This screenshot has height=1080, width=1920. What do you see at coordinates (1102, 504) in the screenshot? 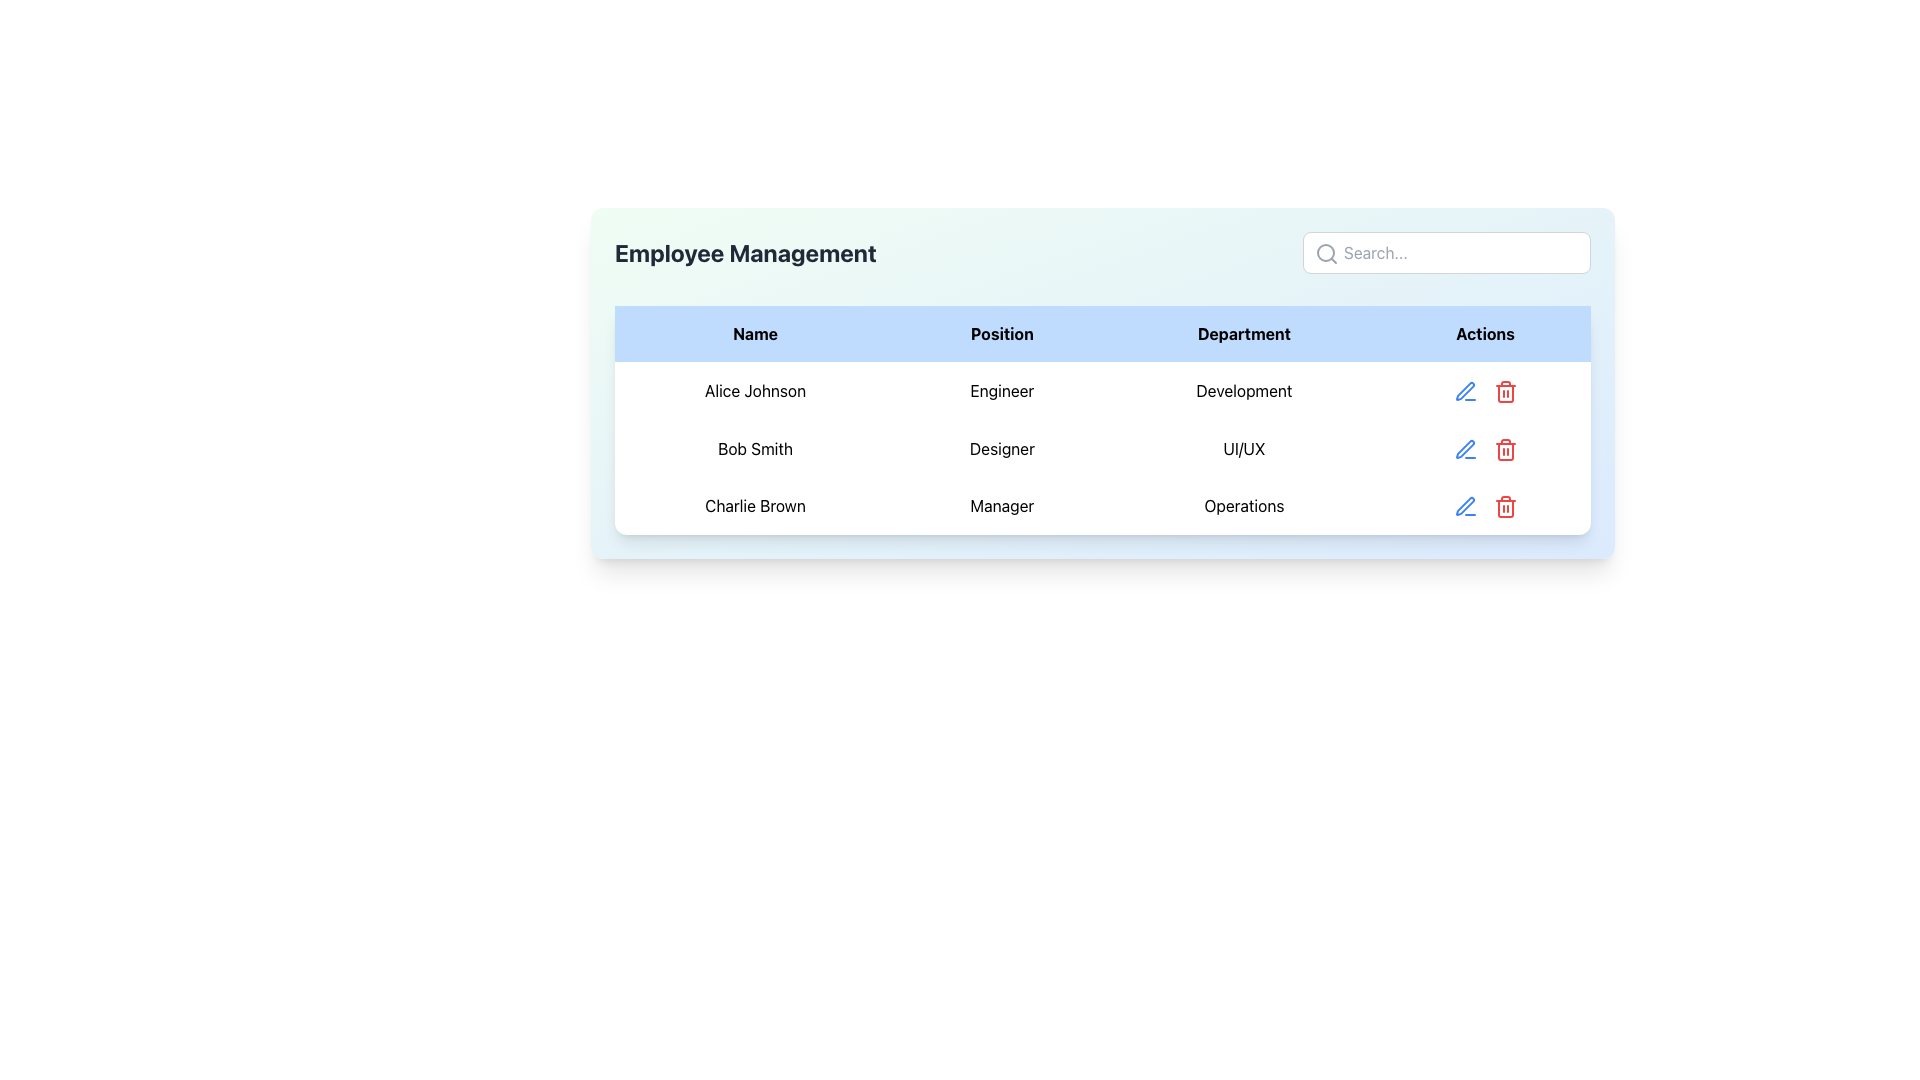
I see `the third row in the Employee Management table that contains the details for 'Charlie Brown', including columns for 'Name', 'Position', and 'Department'` at bounding box center [1102, 504].